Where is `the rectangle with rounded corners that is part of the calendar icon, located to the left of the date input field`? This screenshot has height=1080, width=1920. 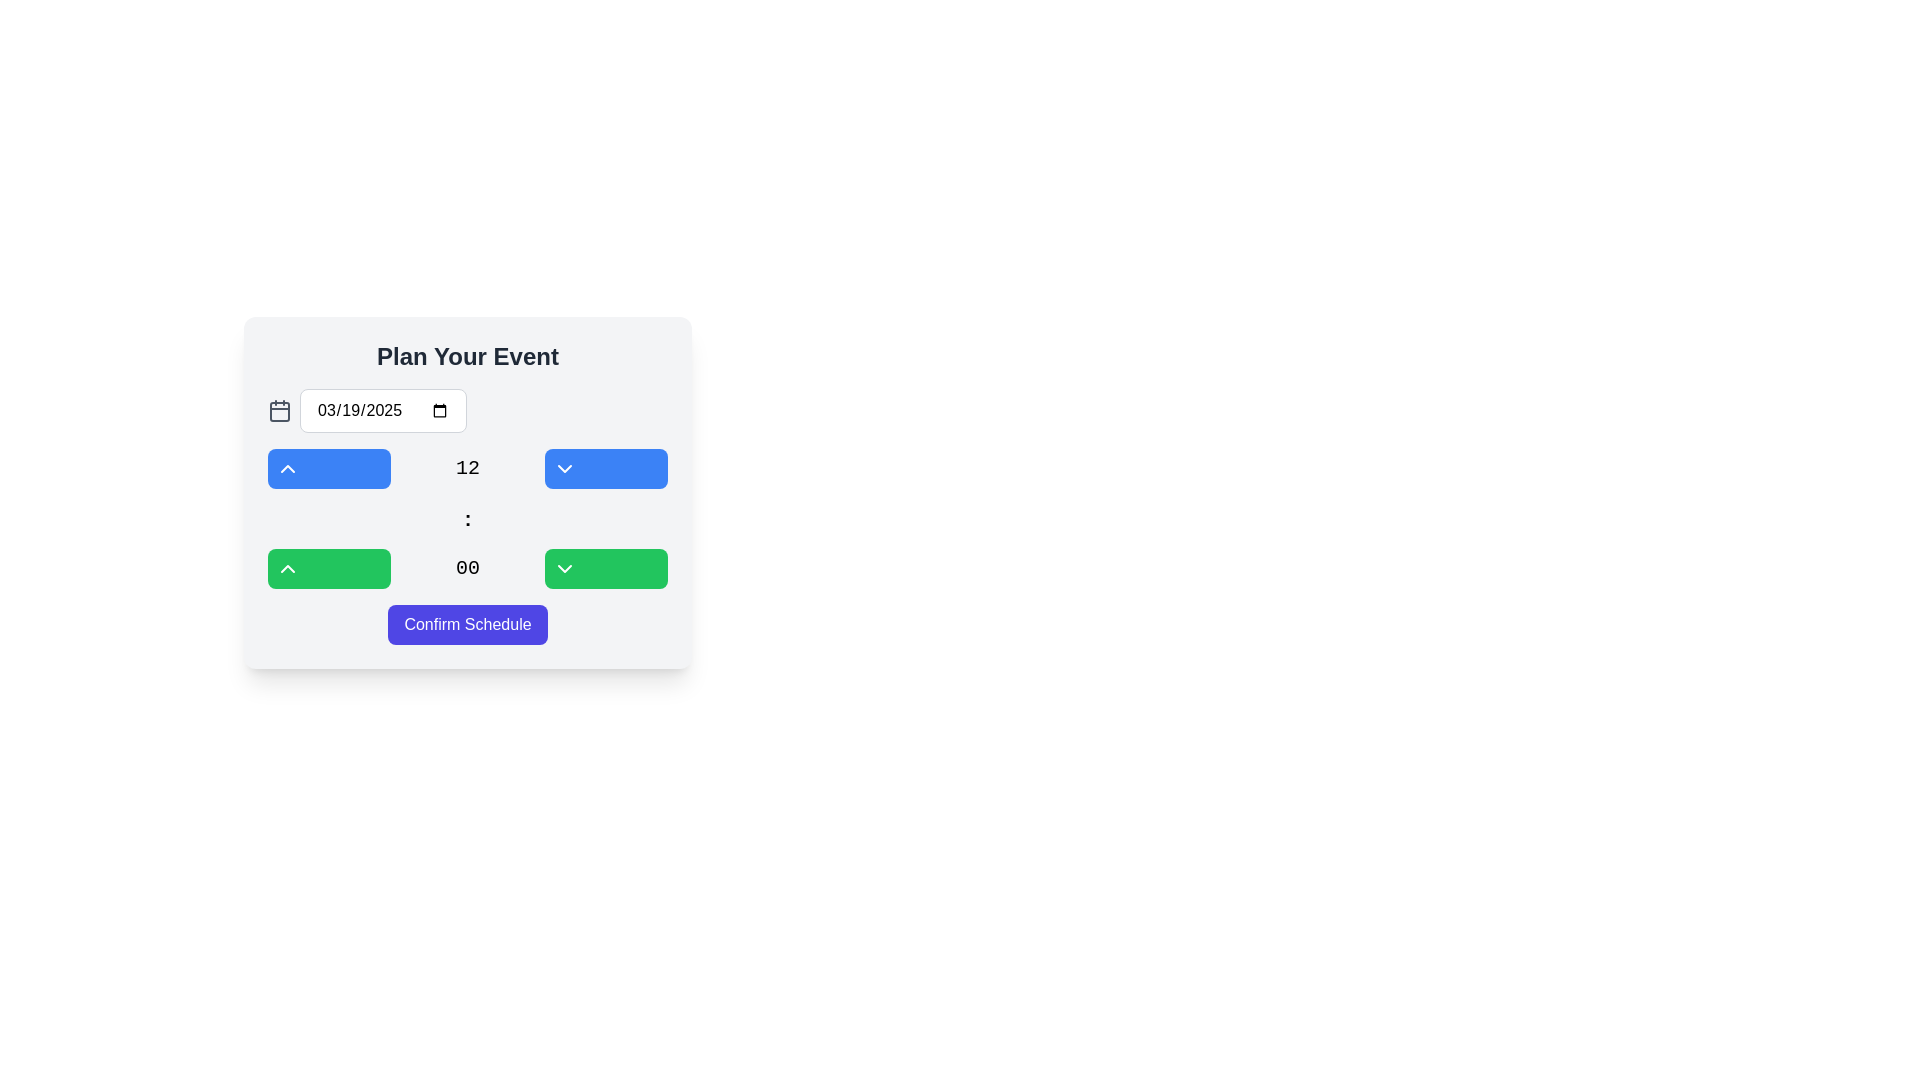 the rectangle with rounded corners that is part of the calendar icon, located to the left of the date input field is located at coordinates (278, 411).